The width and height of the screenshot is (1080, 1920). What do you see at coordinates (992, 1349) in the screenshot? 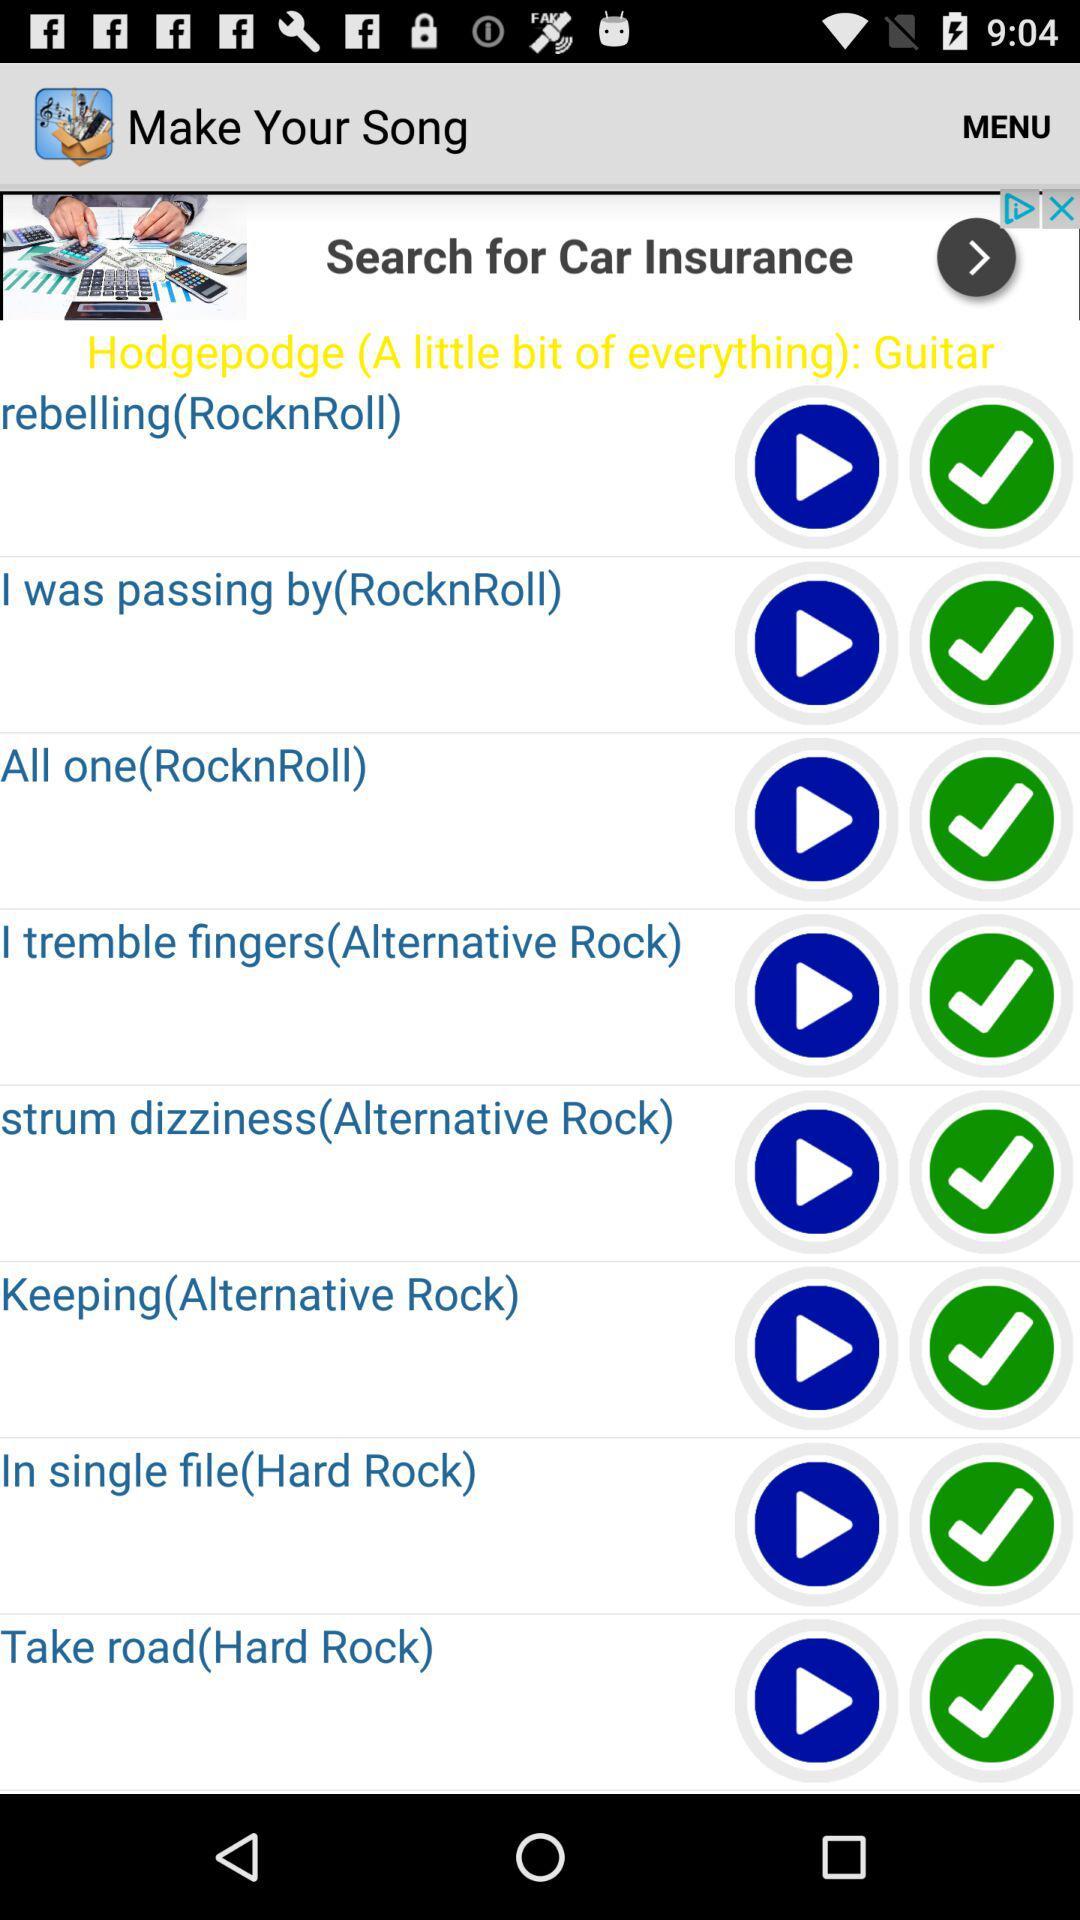
I see `keeping option checked` at bounding box center [992, 1349].